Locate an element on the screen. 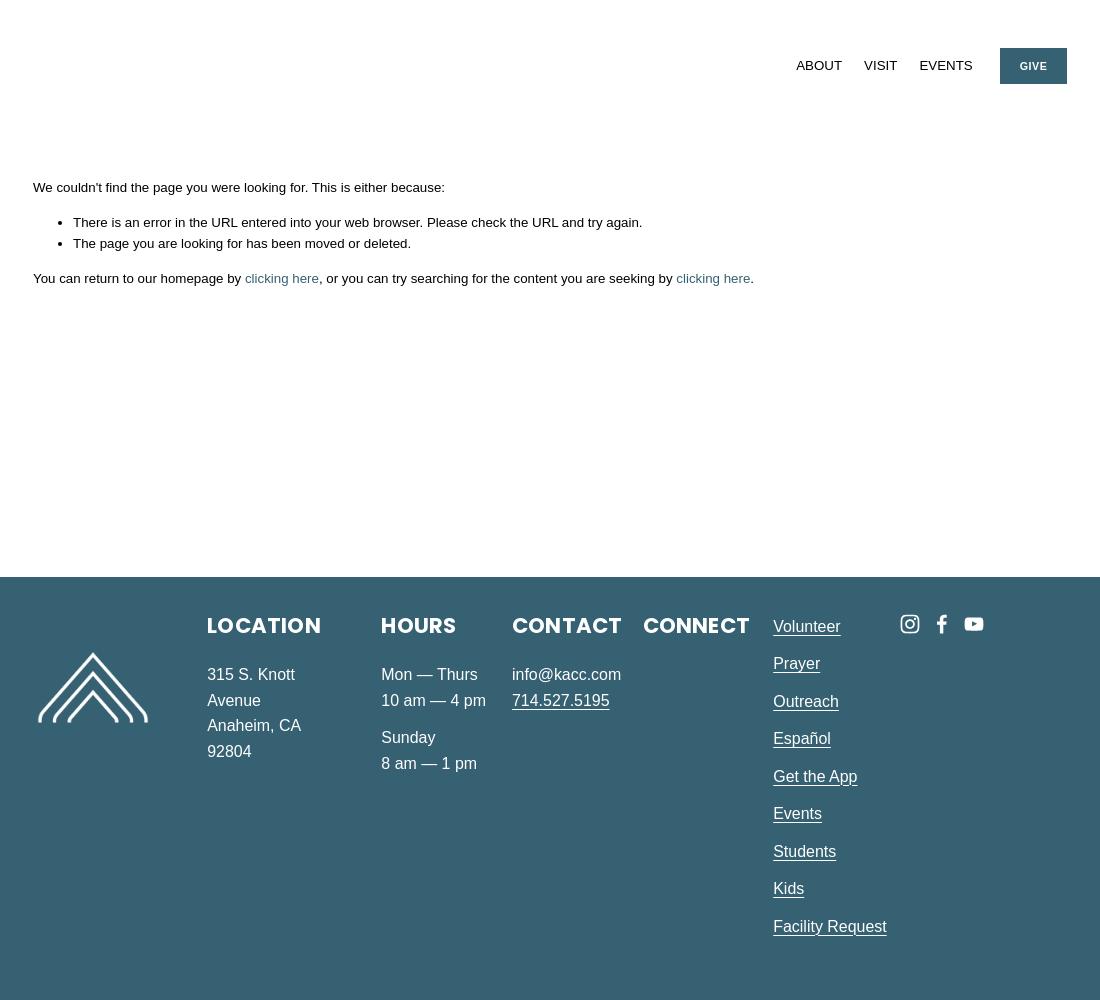  'Outreach' is located at coordinates (805, 699).